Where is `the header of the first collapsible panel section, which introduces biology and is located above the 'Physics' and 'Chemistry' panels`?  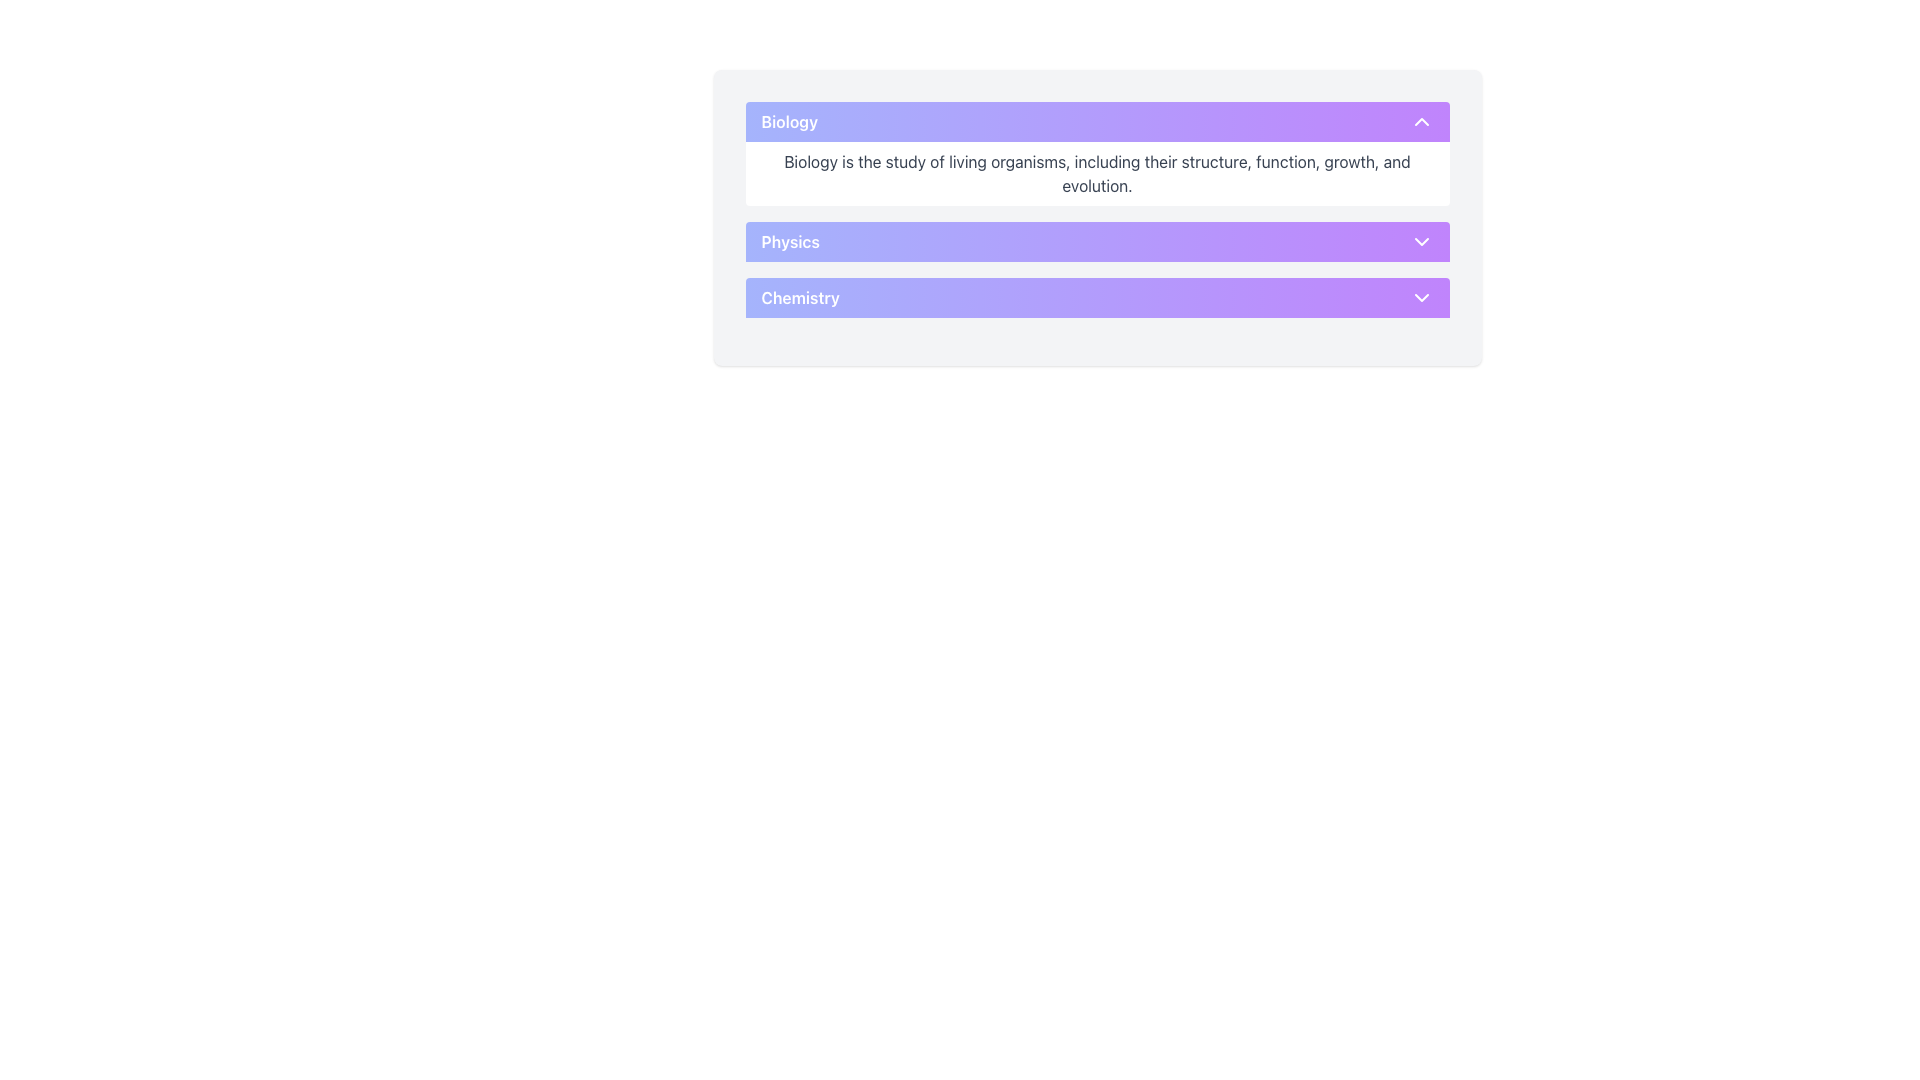
the header of the first collapsible panel section, which introduces biology and is located above the 'Physics' and 'Chemistry' panels is located at coordinates (1096, 153).